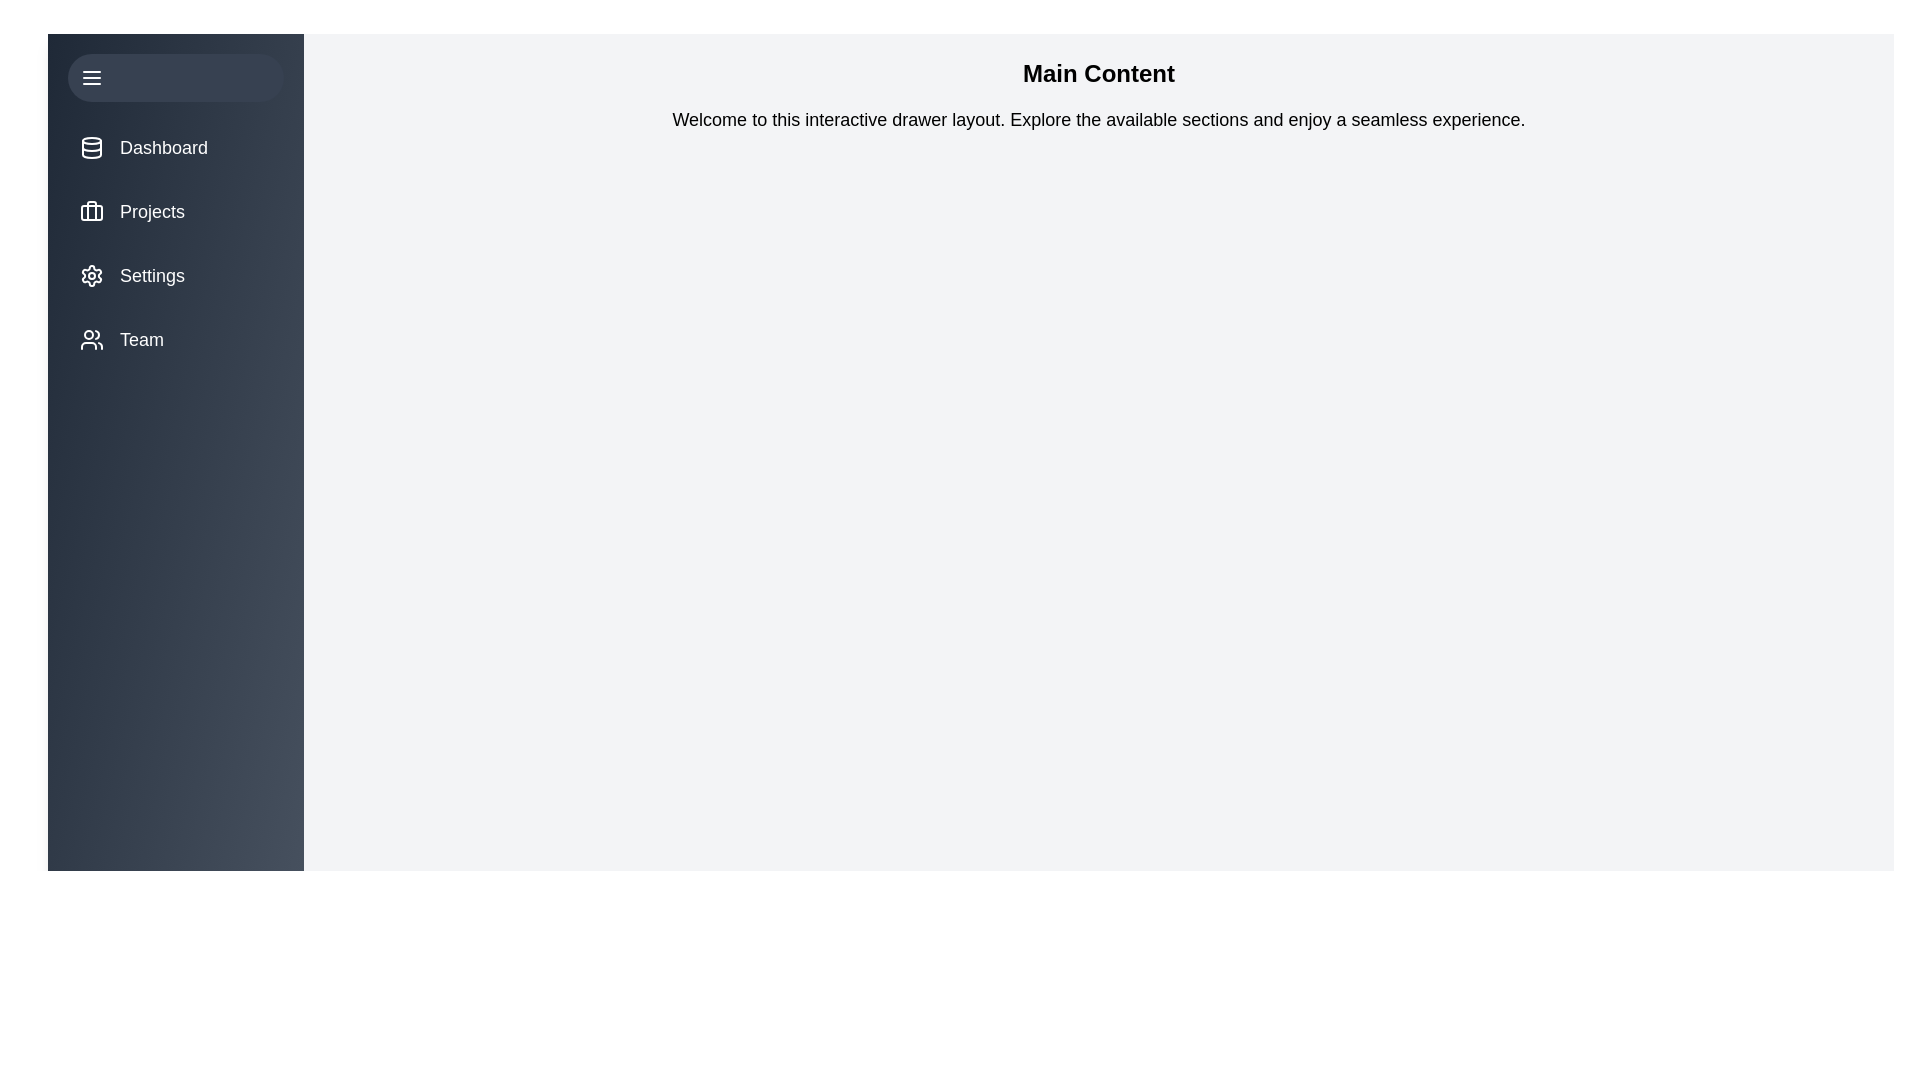 The width and height of the screenshot is (1920, 1080). I want to click on toggle button to open or close the drawer, so click(176, 76).